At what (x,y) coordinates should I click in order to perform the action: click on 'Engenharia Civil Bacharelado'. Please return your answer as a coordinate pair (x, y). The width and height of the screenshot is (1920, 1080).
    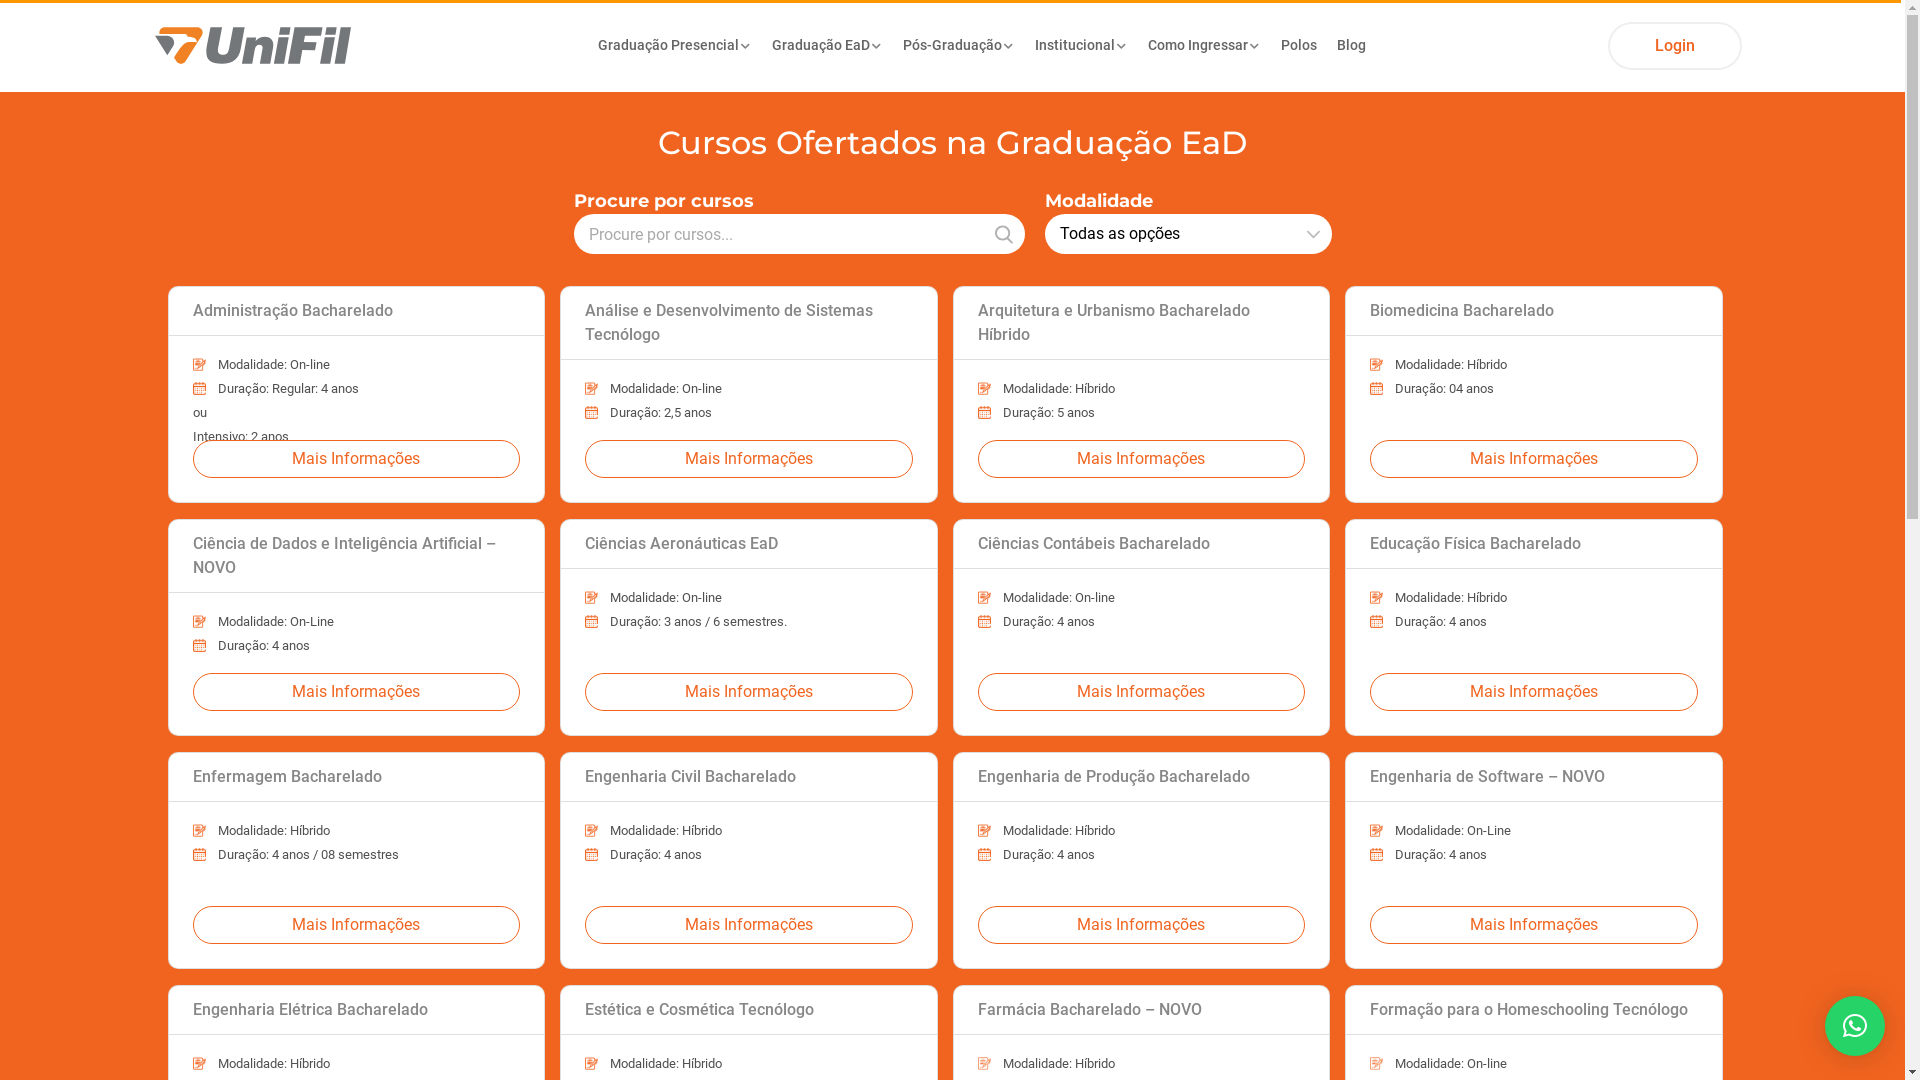
    Looking at the image, I should click on (747, 776).